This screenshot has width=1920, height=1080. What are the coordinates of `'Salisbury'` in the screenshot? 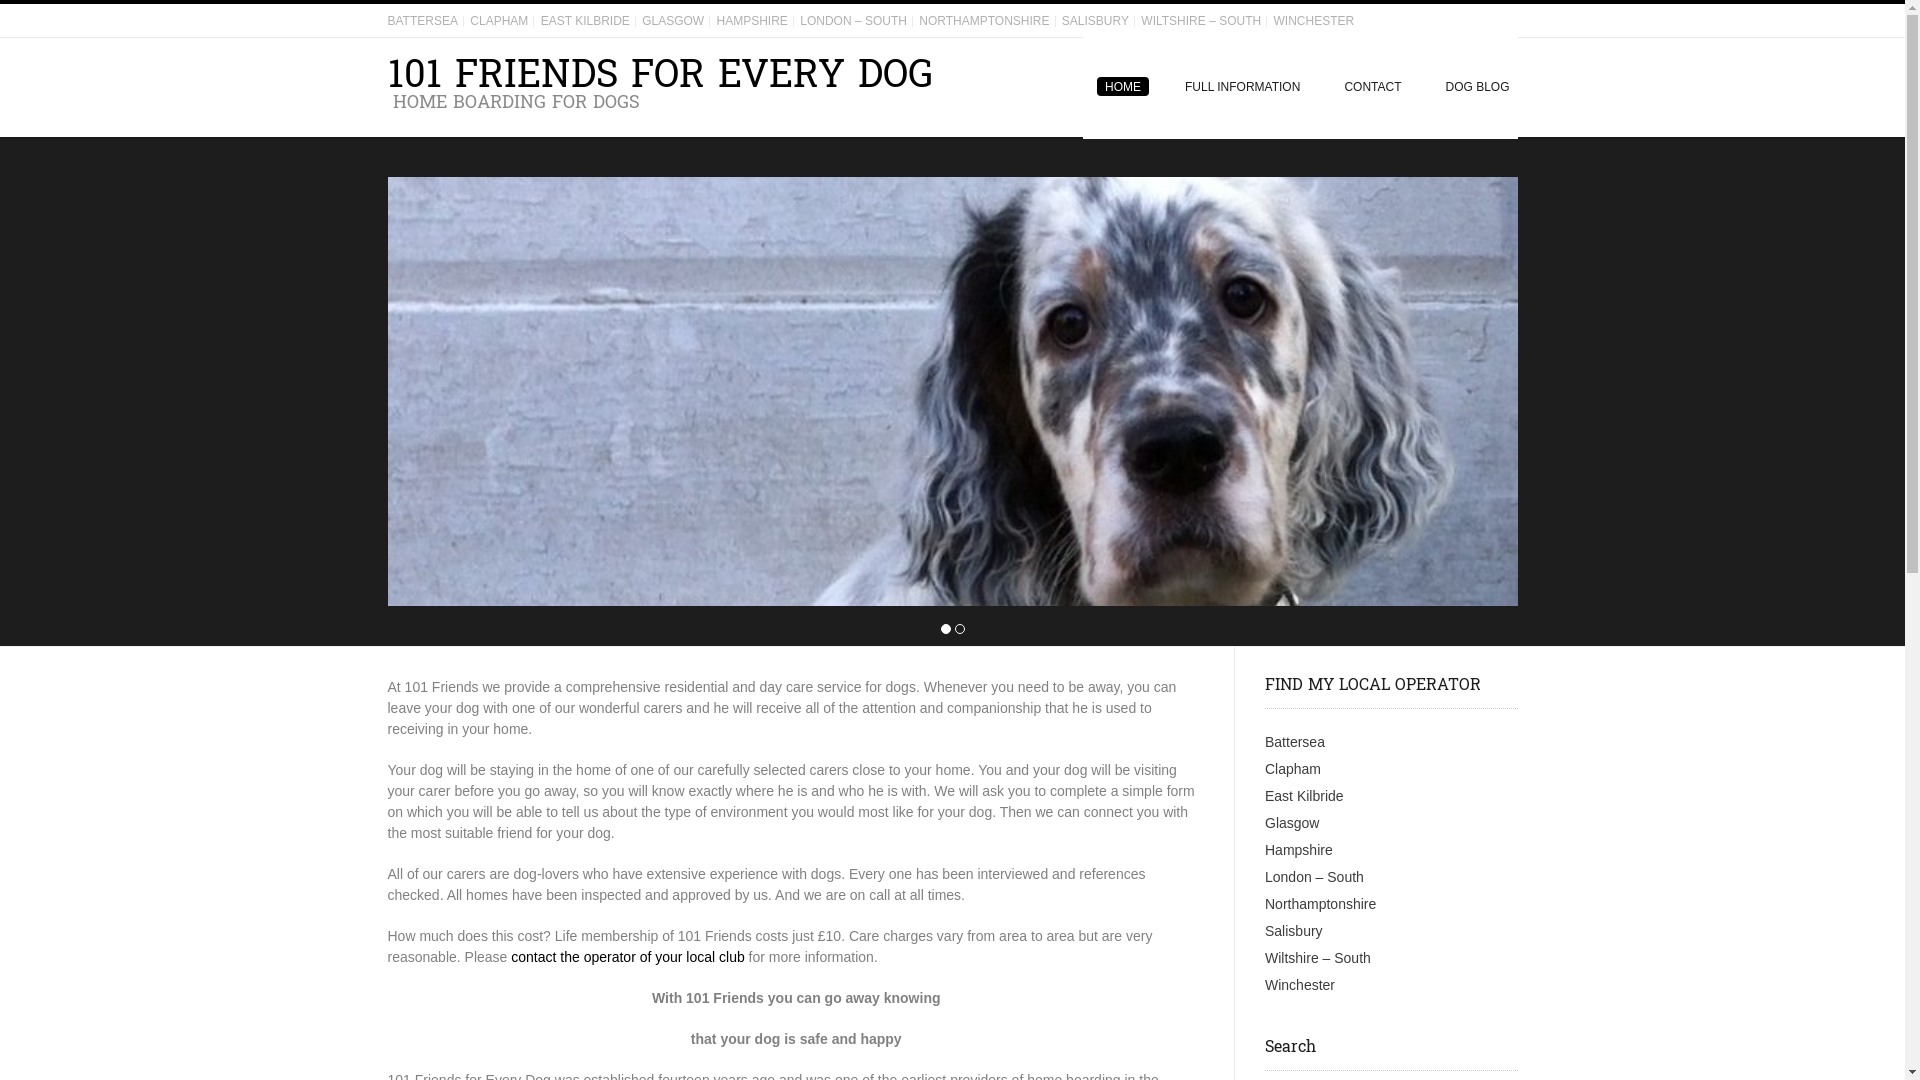 It's located at (1264, 930).